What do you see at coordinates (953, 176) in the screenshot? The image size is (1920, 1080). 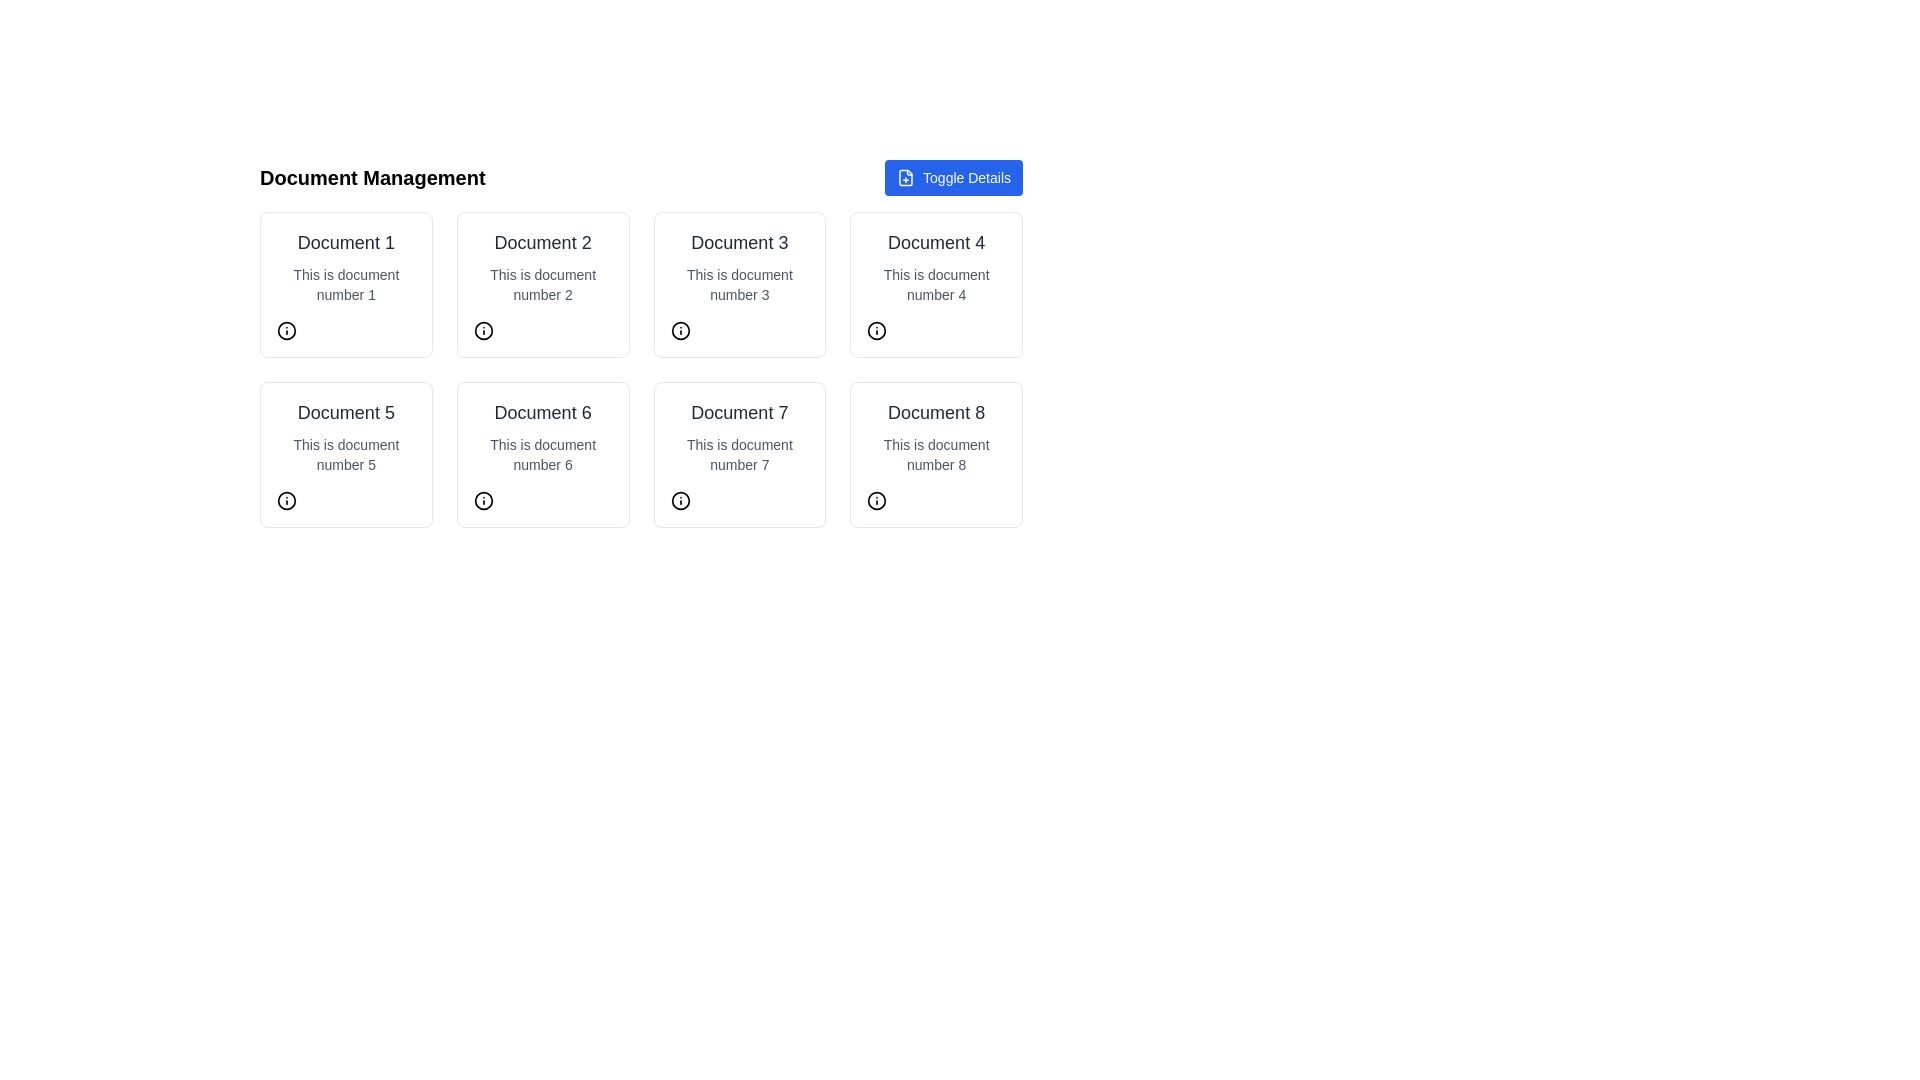 I see `the button located to the right of the 'Document Management' heading` at bounding box center [953, 176].